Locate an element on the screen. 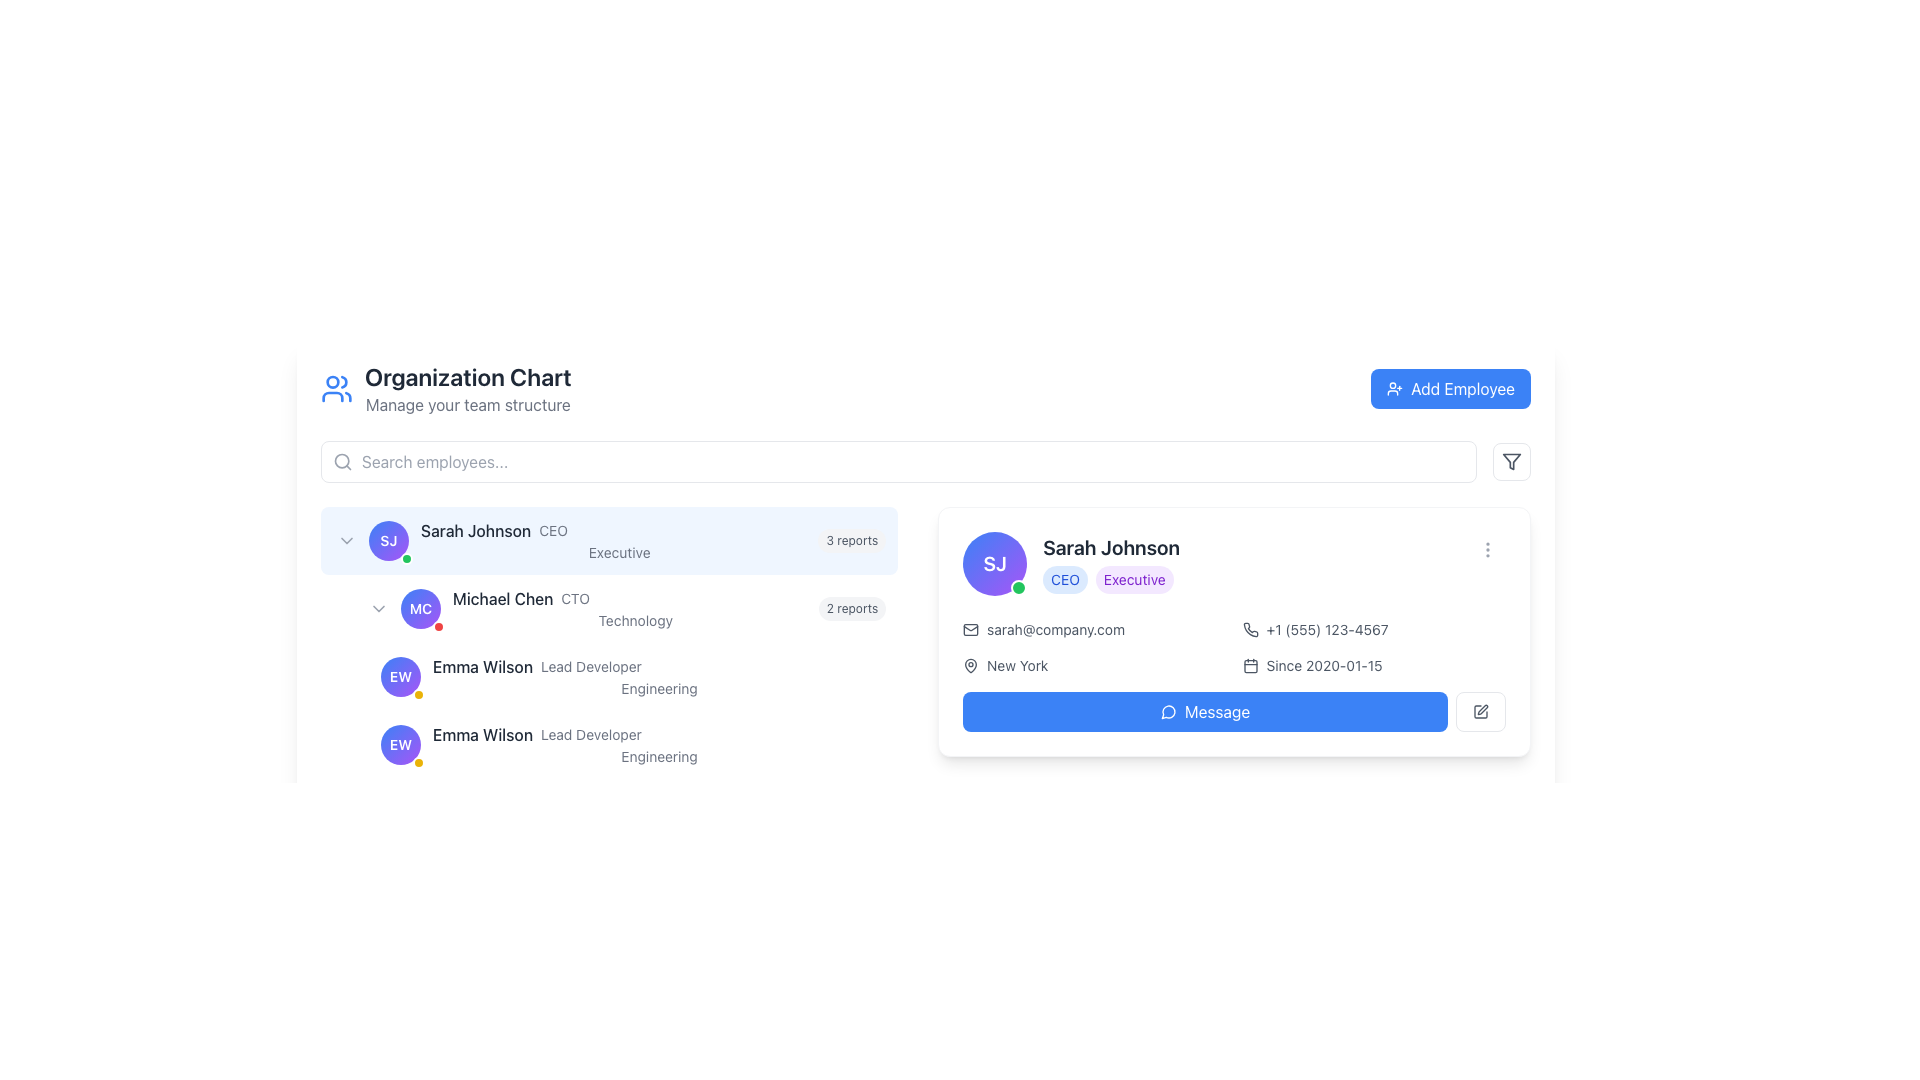  the 'Executive' label, which is styled with a small font size and gray color, located beneath 'Sarah Johnson' and 'CEO' labels within the organizational chart is located at coordinates (618, 552).